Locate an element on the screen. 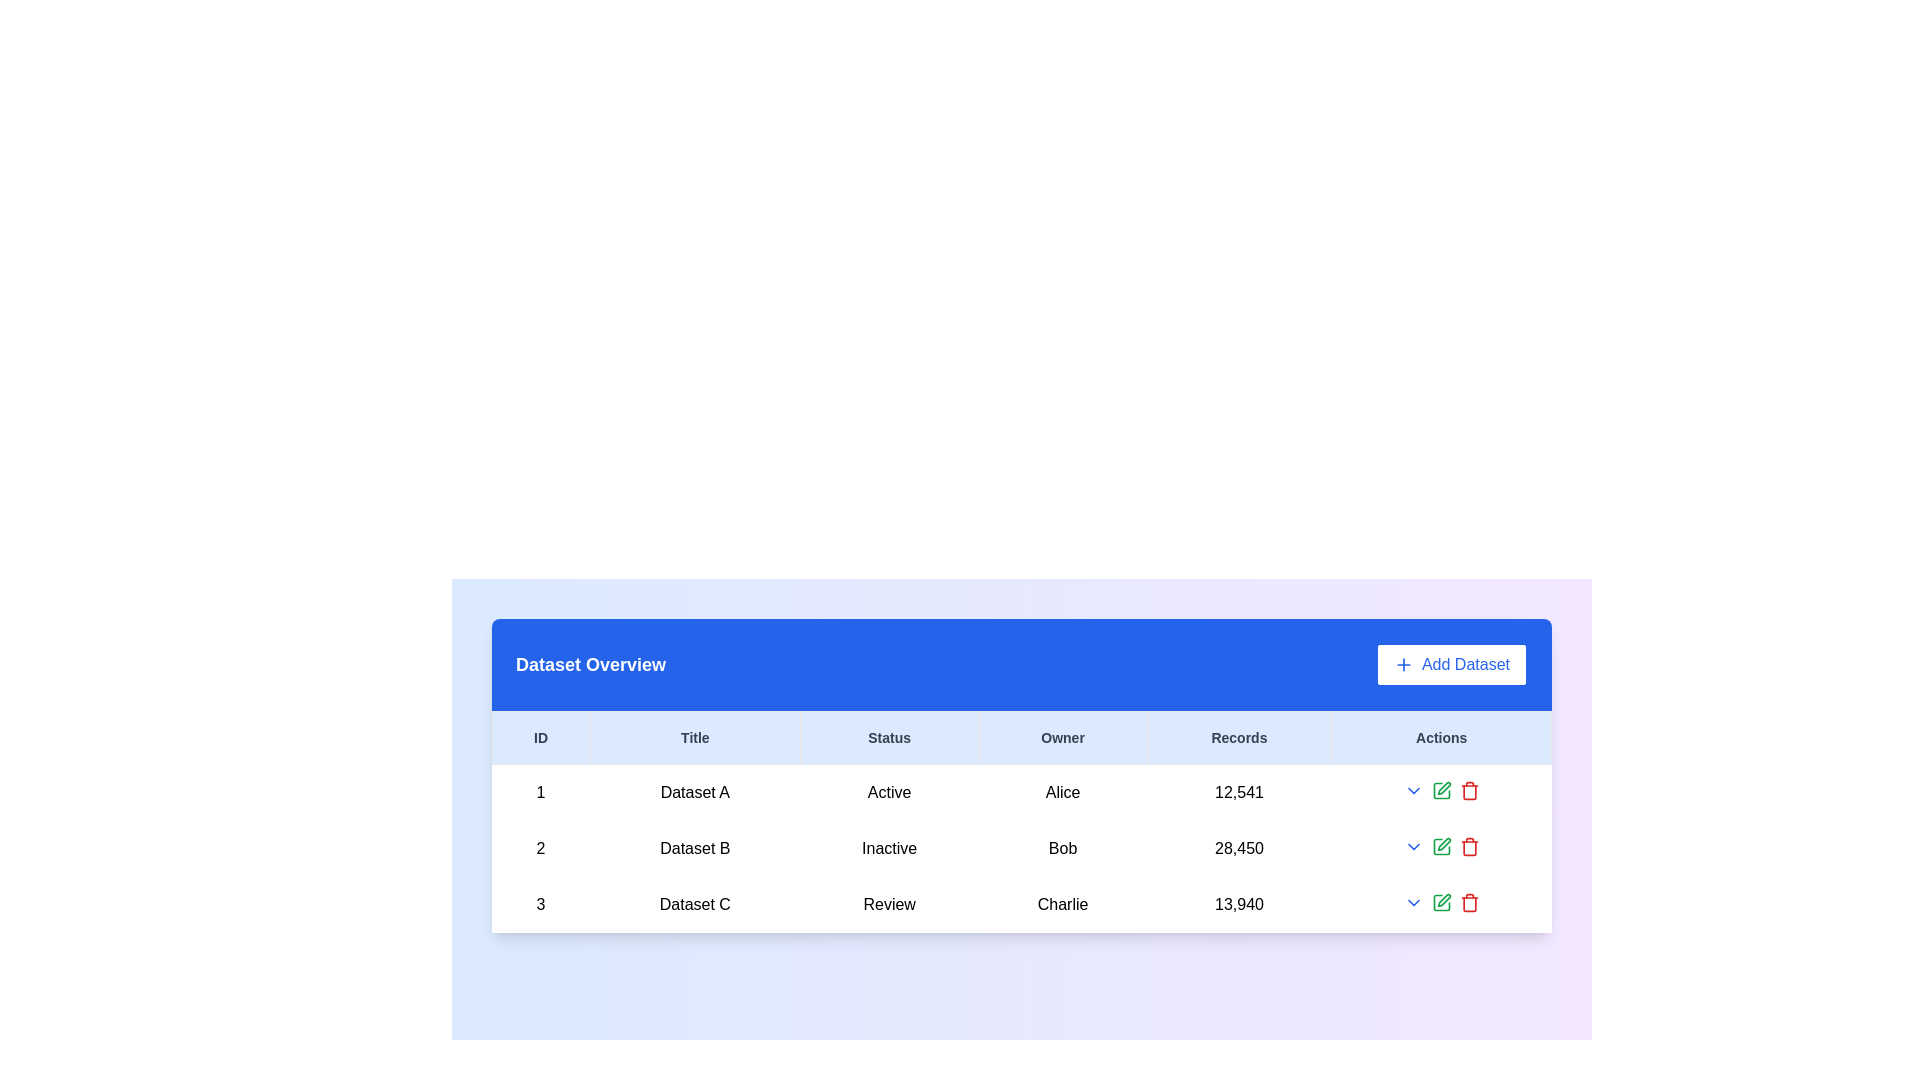 The image size is (1920, 1080). the table cell indicating the status ('Active') in the third column of the first row in the 'Dataset Overview' table is located at coordinates (888, 792).